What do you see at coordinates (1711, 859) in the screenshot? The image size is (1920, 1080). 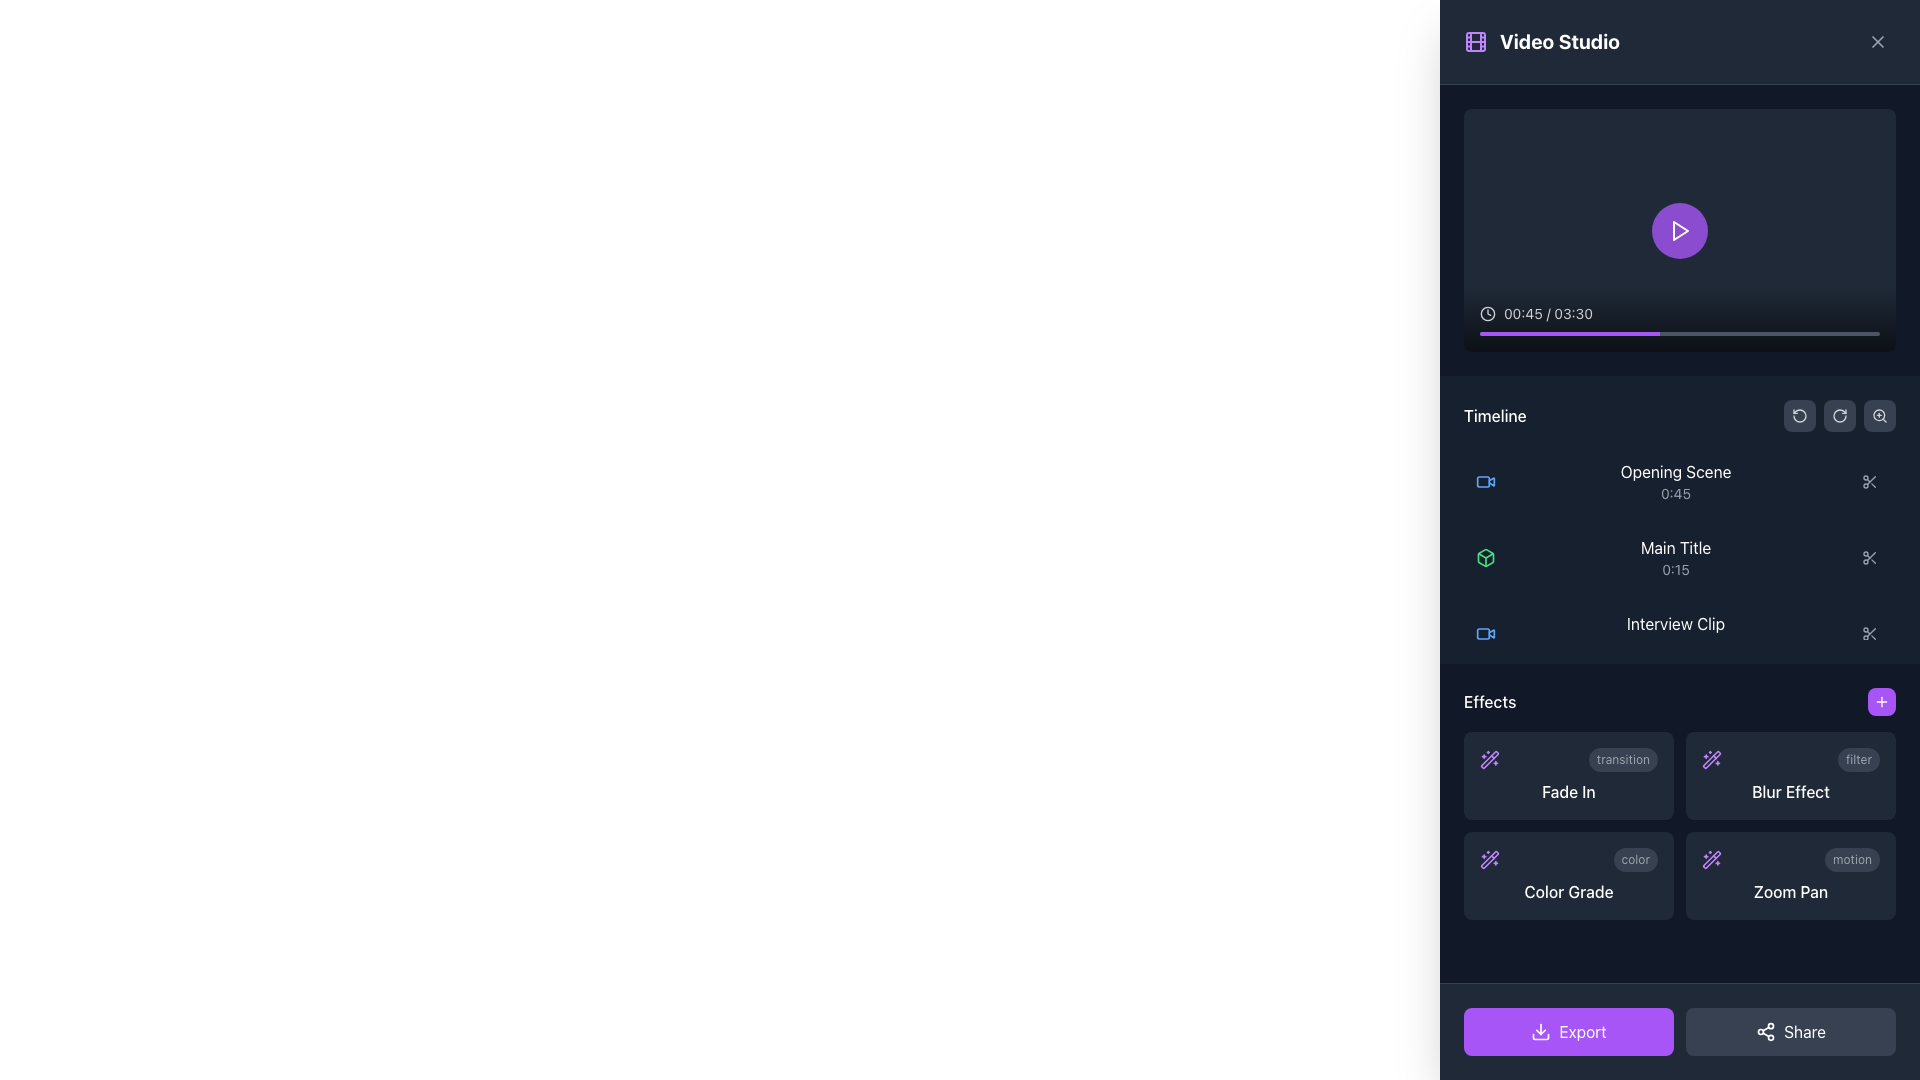 I see `the main diagonal line of the decorative icon representing a magic wand` at bounding box center [1711, 859].